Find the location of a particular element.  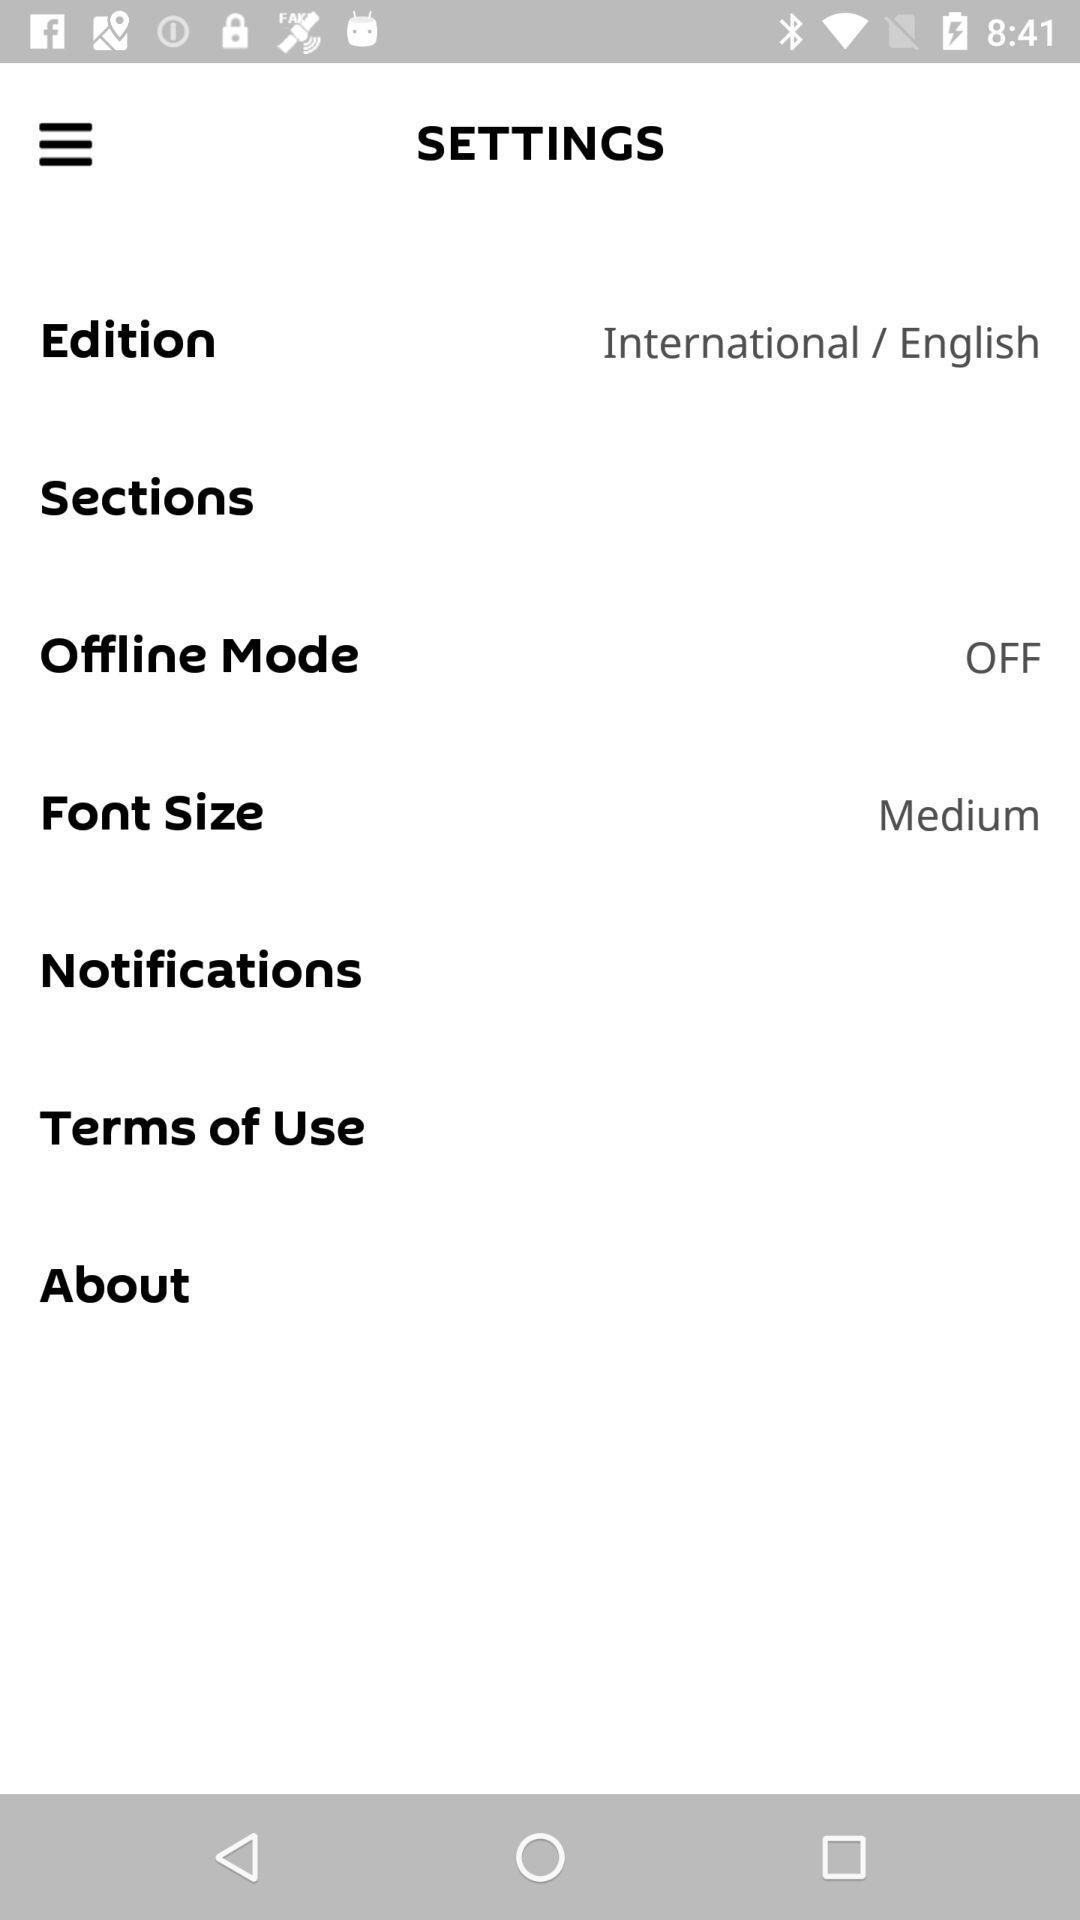

the menu icon is located at coordinates (64, 143).